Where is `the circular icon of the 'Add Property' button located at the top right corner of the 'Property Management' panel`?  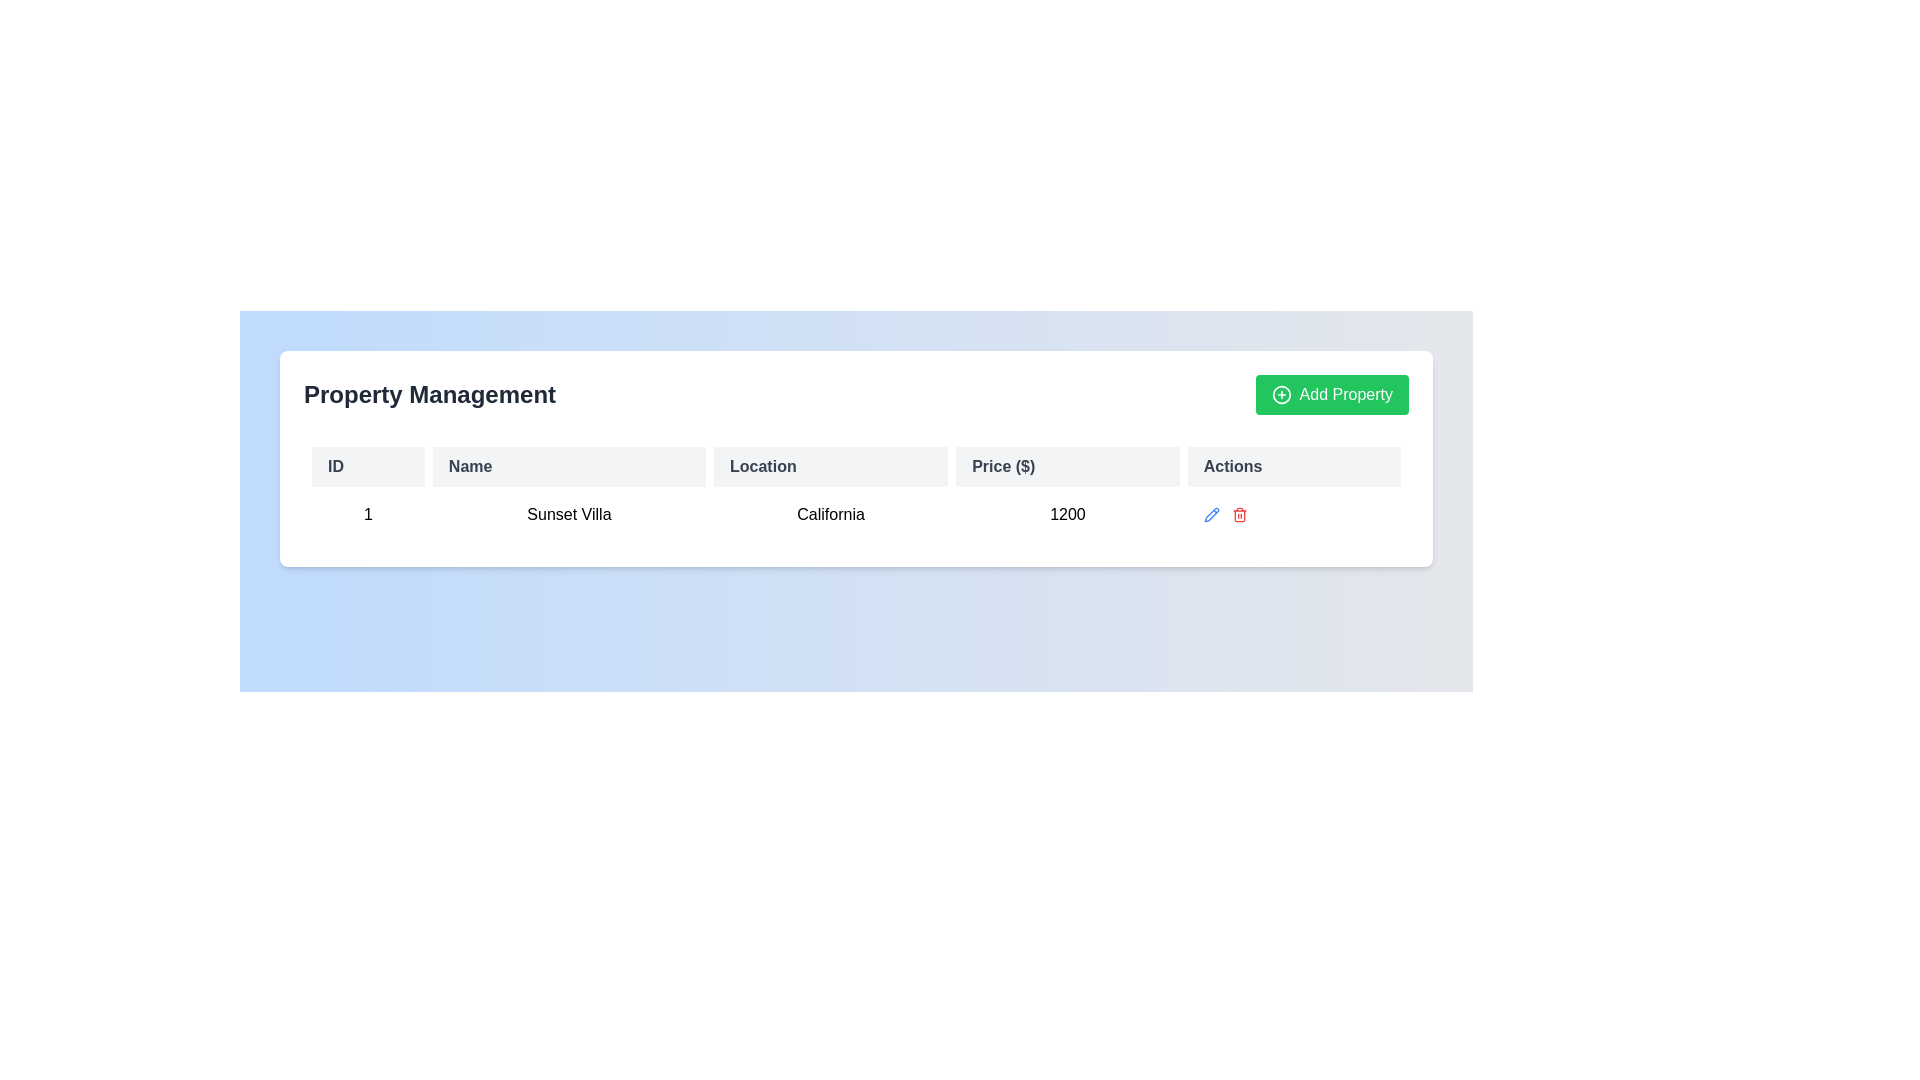 the circular icon of the 'Add Property' button located at the top right corner of the 'Property Management' panel is located at coordinates (1281, 394).